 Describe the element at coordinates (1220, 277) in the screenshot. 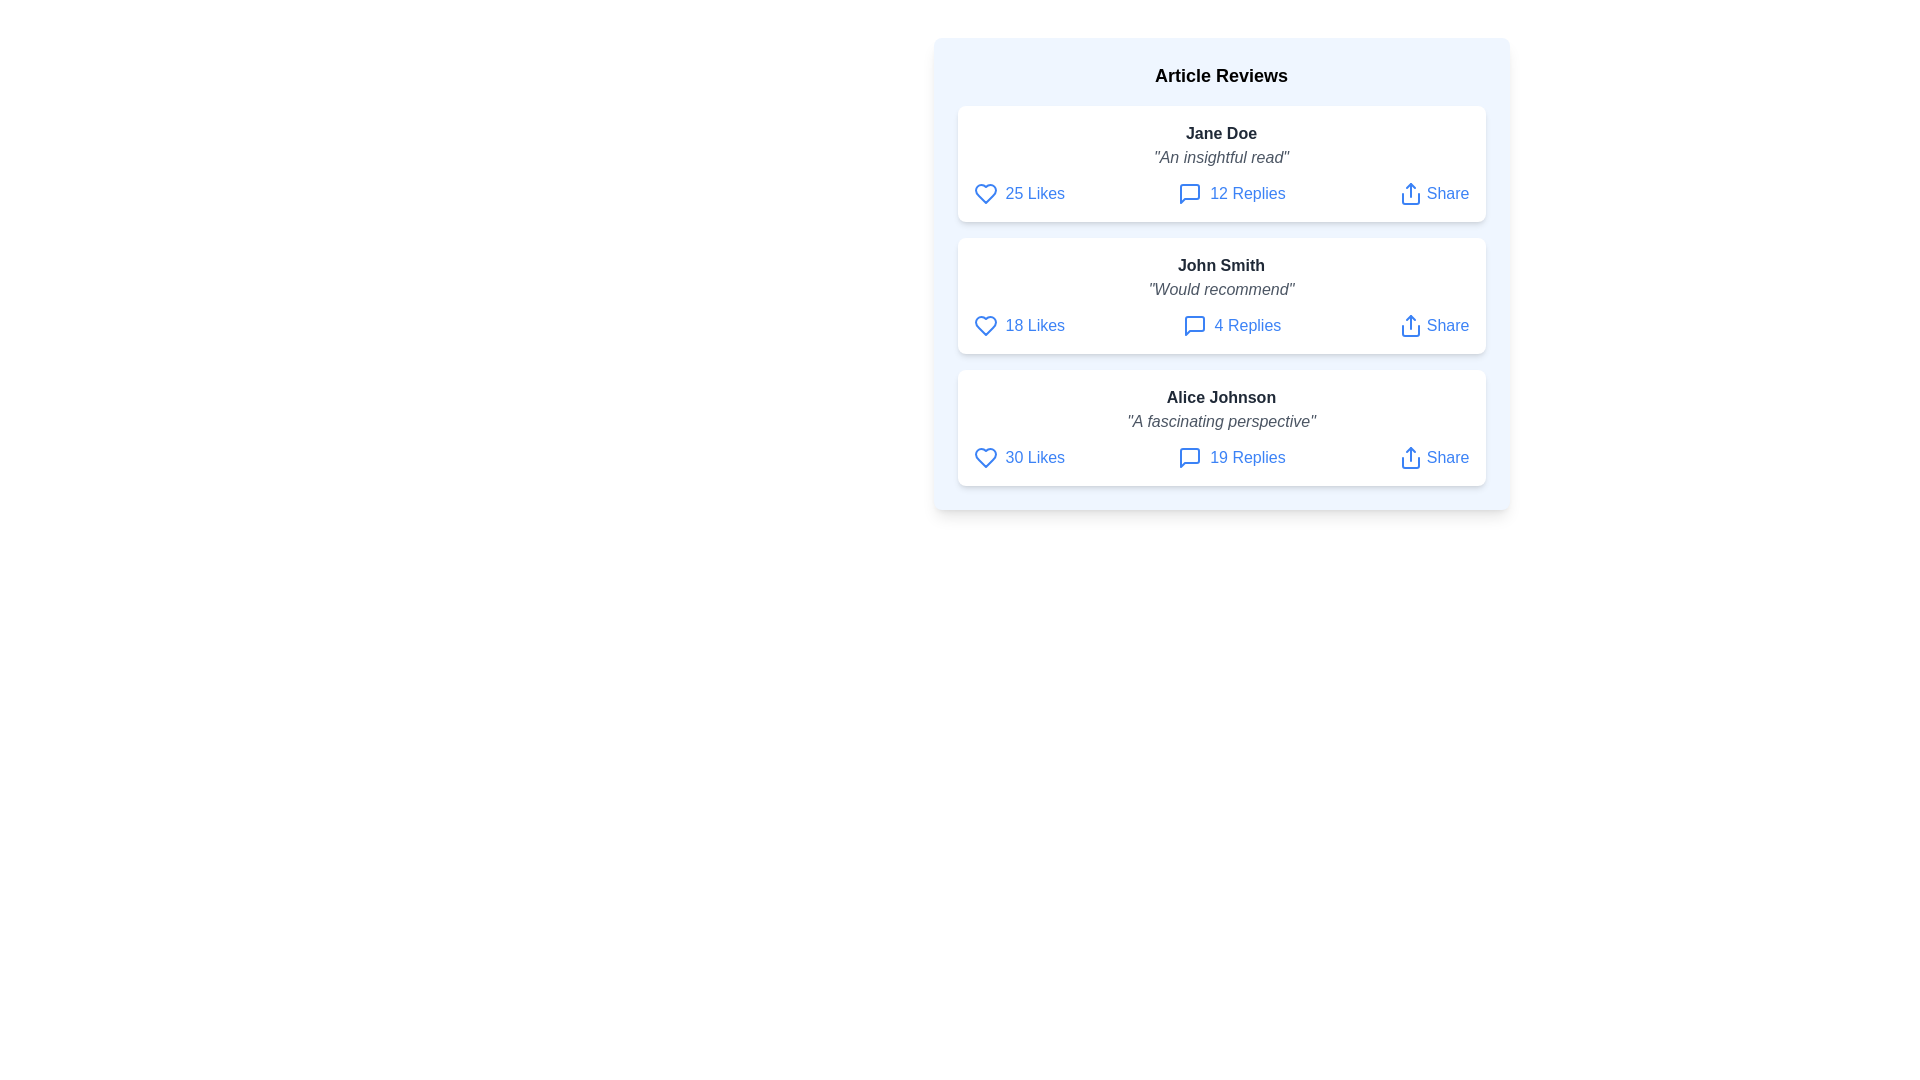

I see `the review text of John Smith` at that location.